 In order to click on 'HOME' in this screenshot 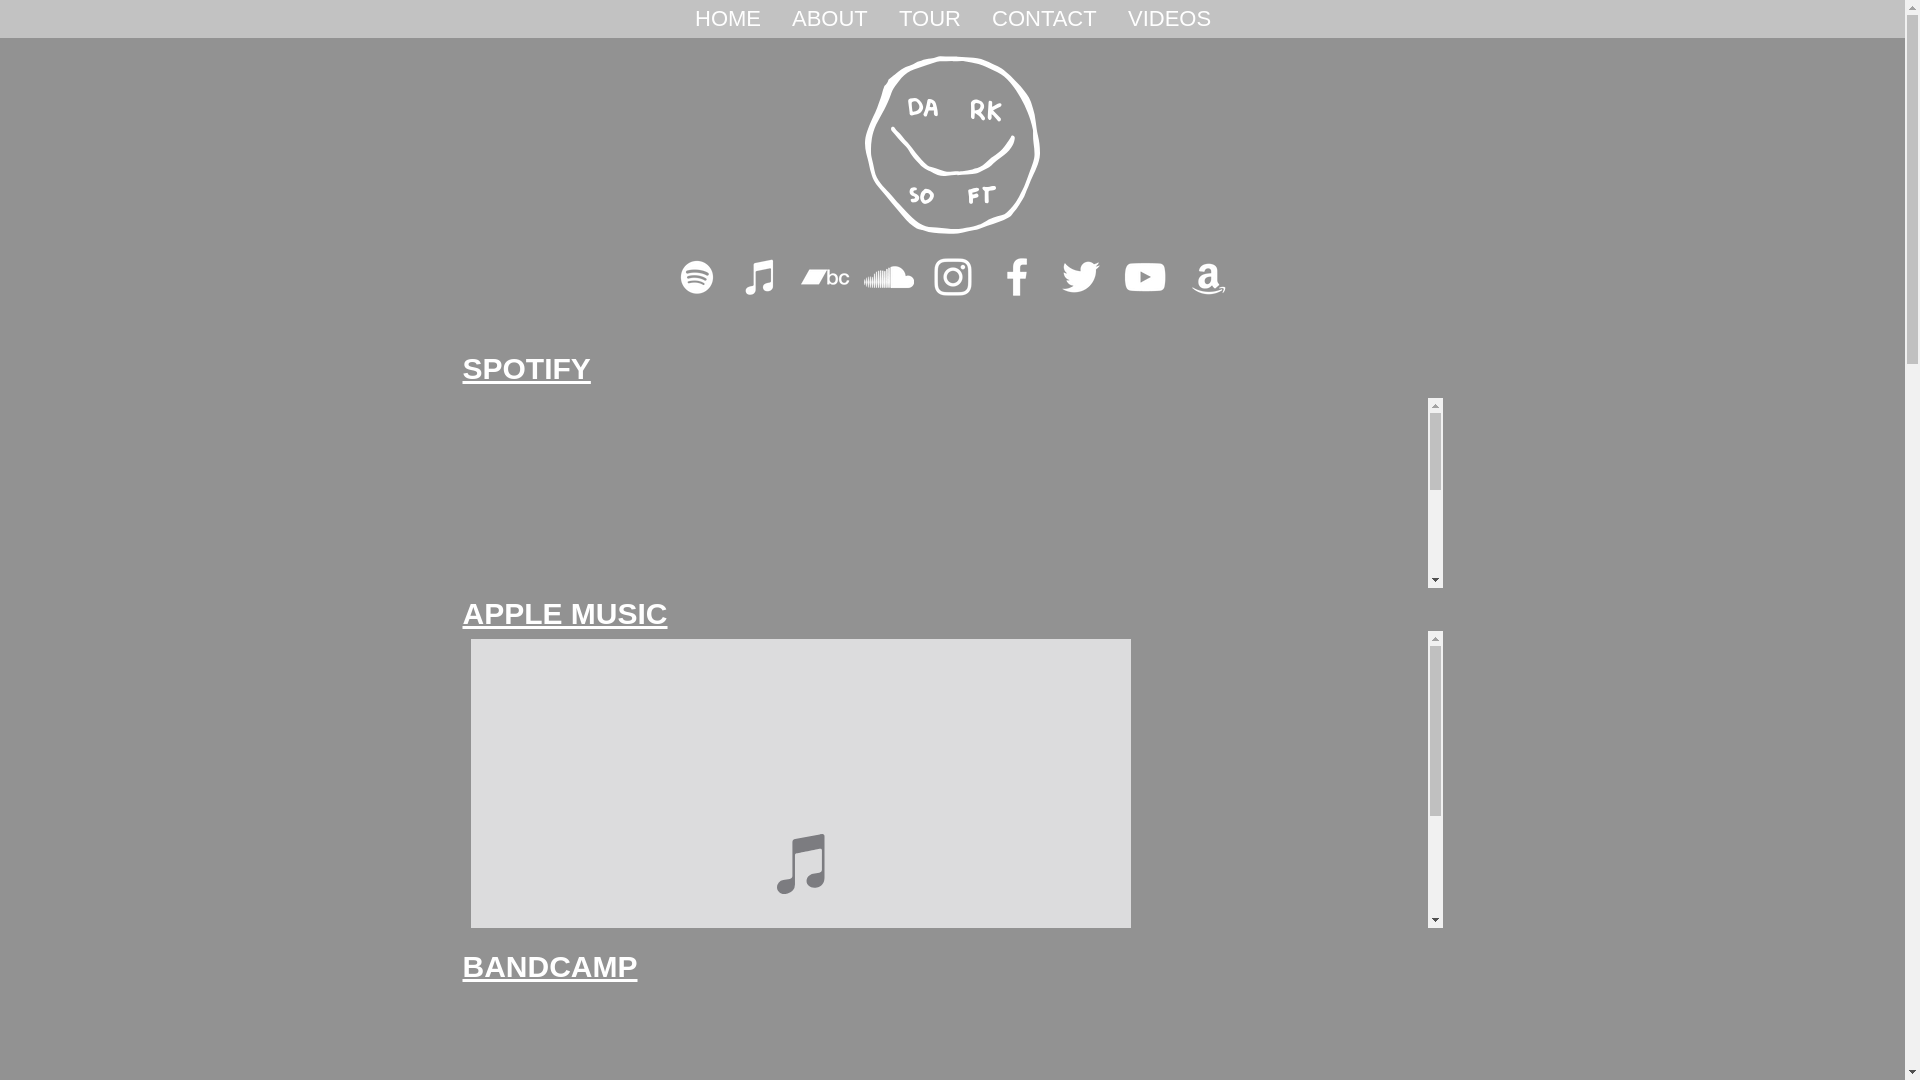, I will do `click(726, 19)`.